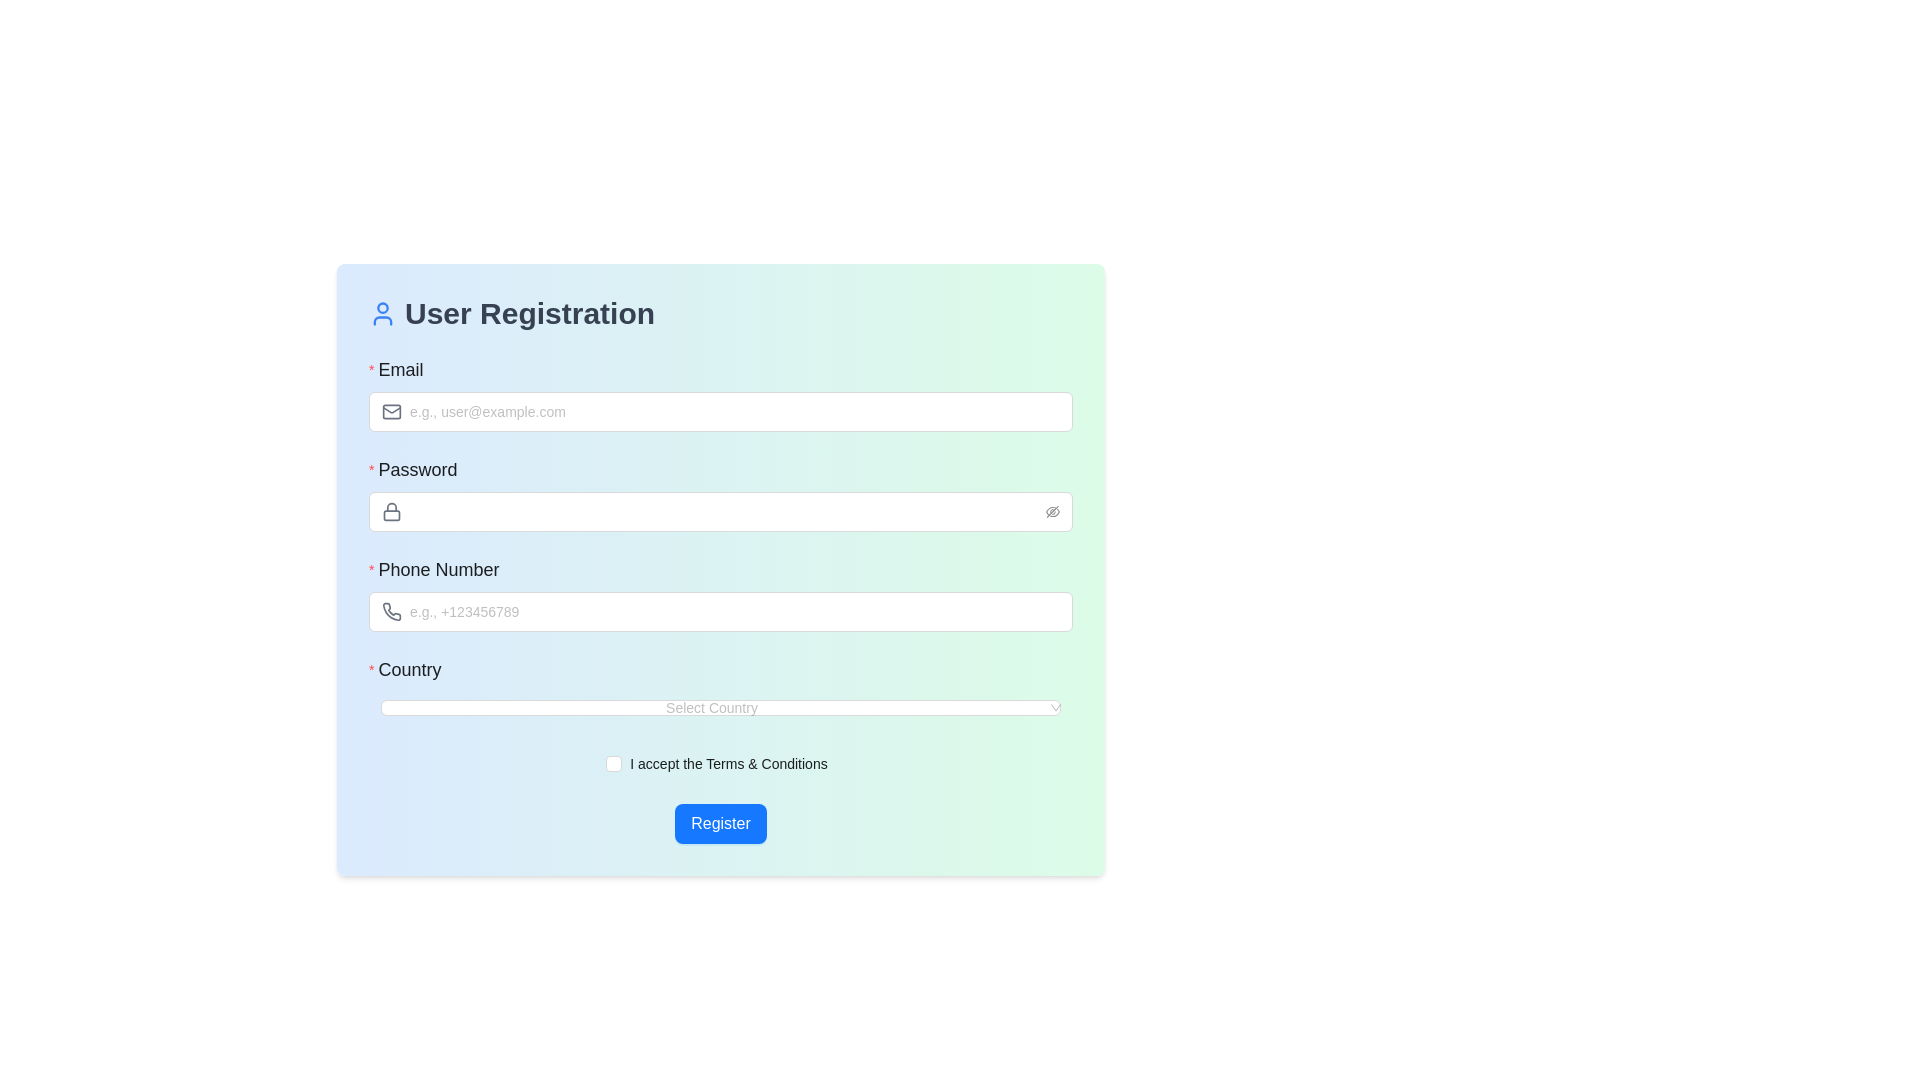 The height and width of the screenshot is (1080, 1920). I want to click on the eye toggle button on the right side of the password input field, so click(720, 511).